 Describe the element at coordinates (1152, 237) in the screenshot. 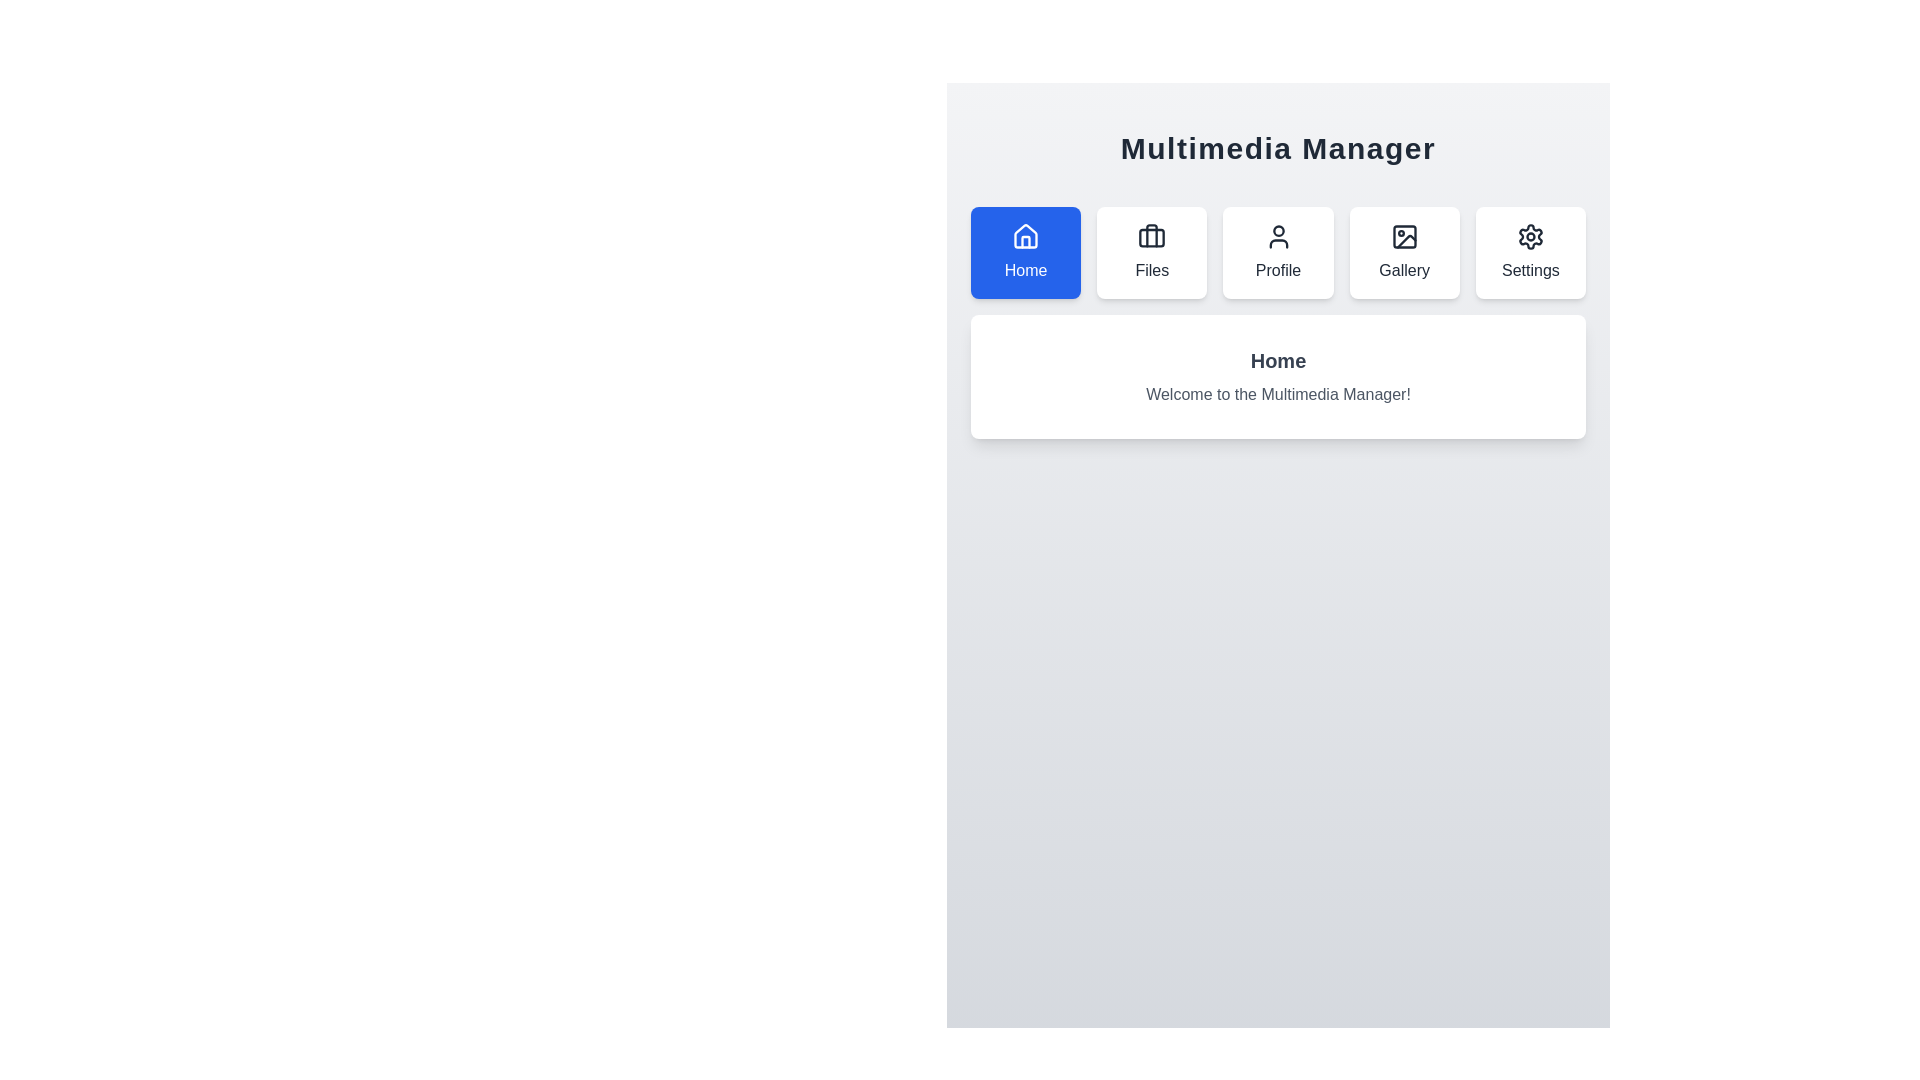

I see `the bottom rectangular component of the 'briefcase' icon labeled as 'Files', which is the second icon in the row of menu icons below the 'Multimedia Manager' title` at that location.